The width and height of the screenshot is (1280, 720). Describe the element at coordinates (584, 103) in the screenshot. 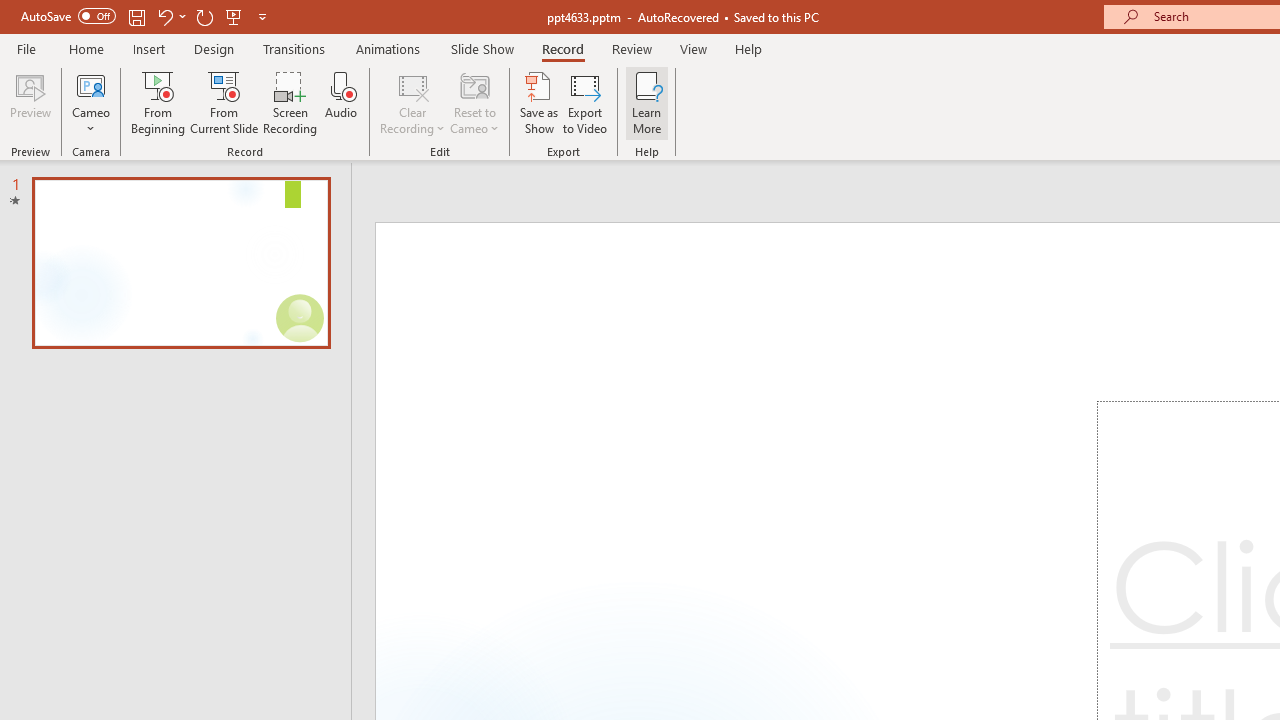

I see `'Export to Video'` at that location.